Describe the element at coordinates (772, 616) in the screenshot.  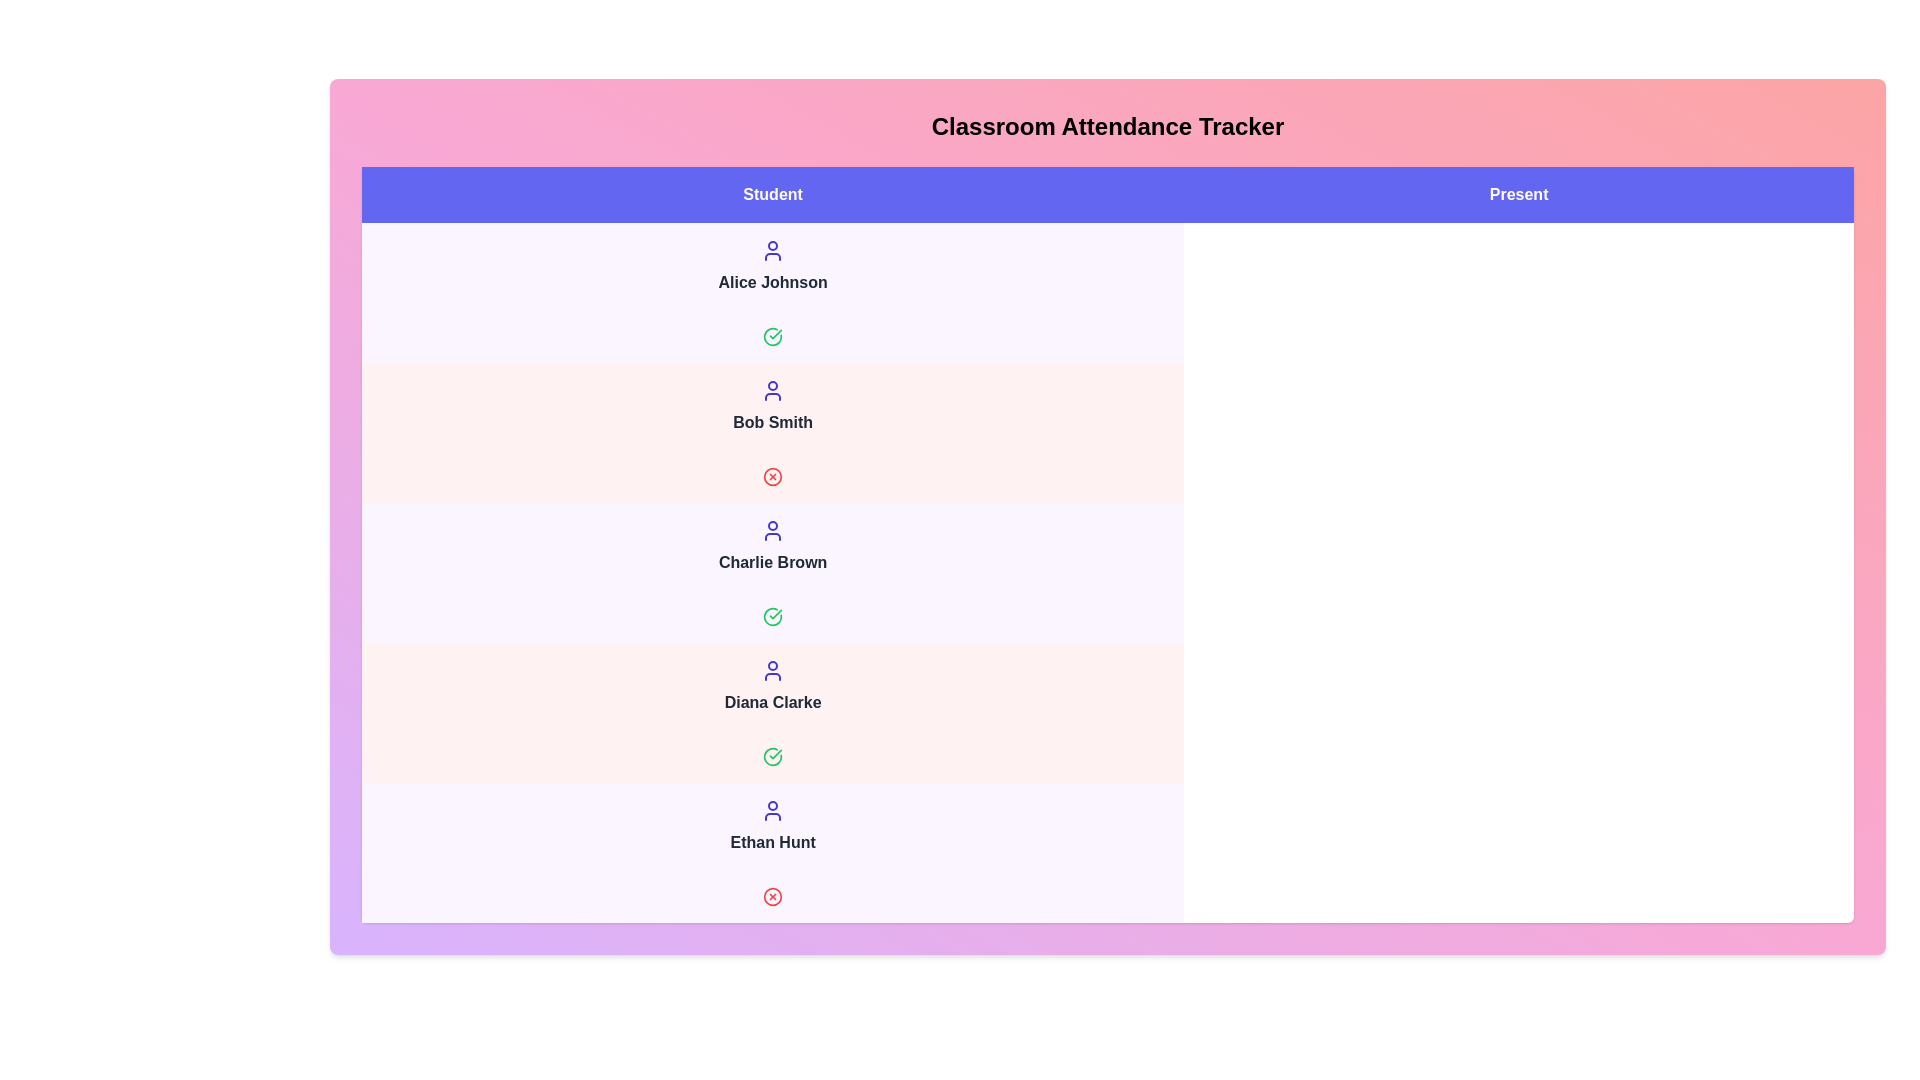
I see `the attendance status icon for Charlie Brown to toggle their status` at that location.